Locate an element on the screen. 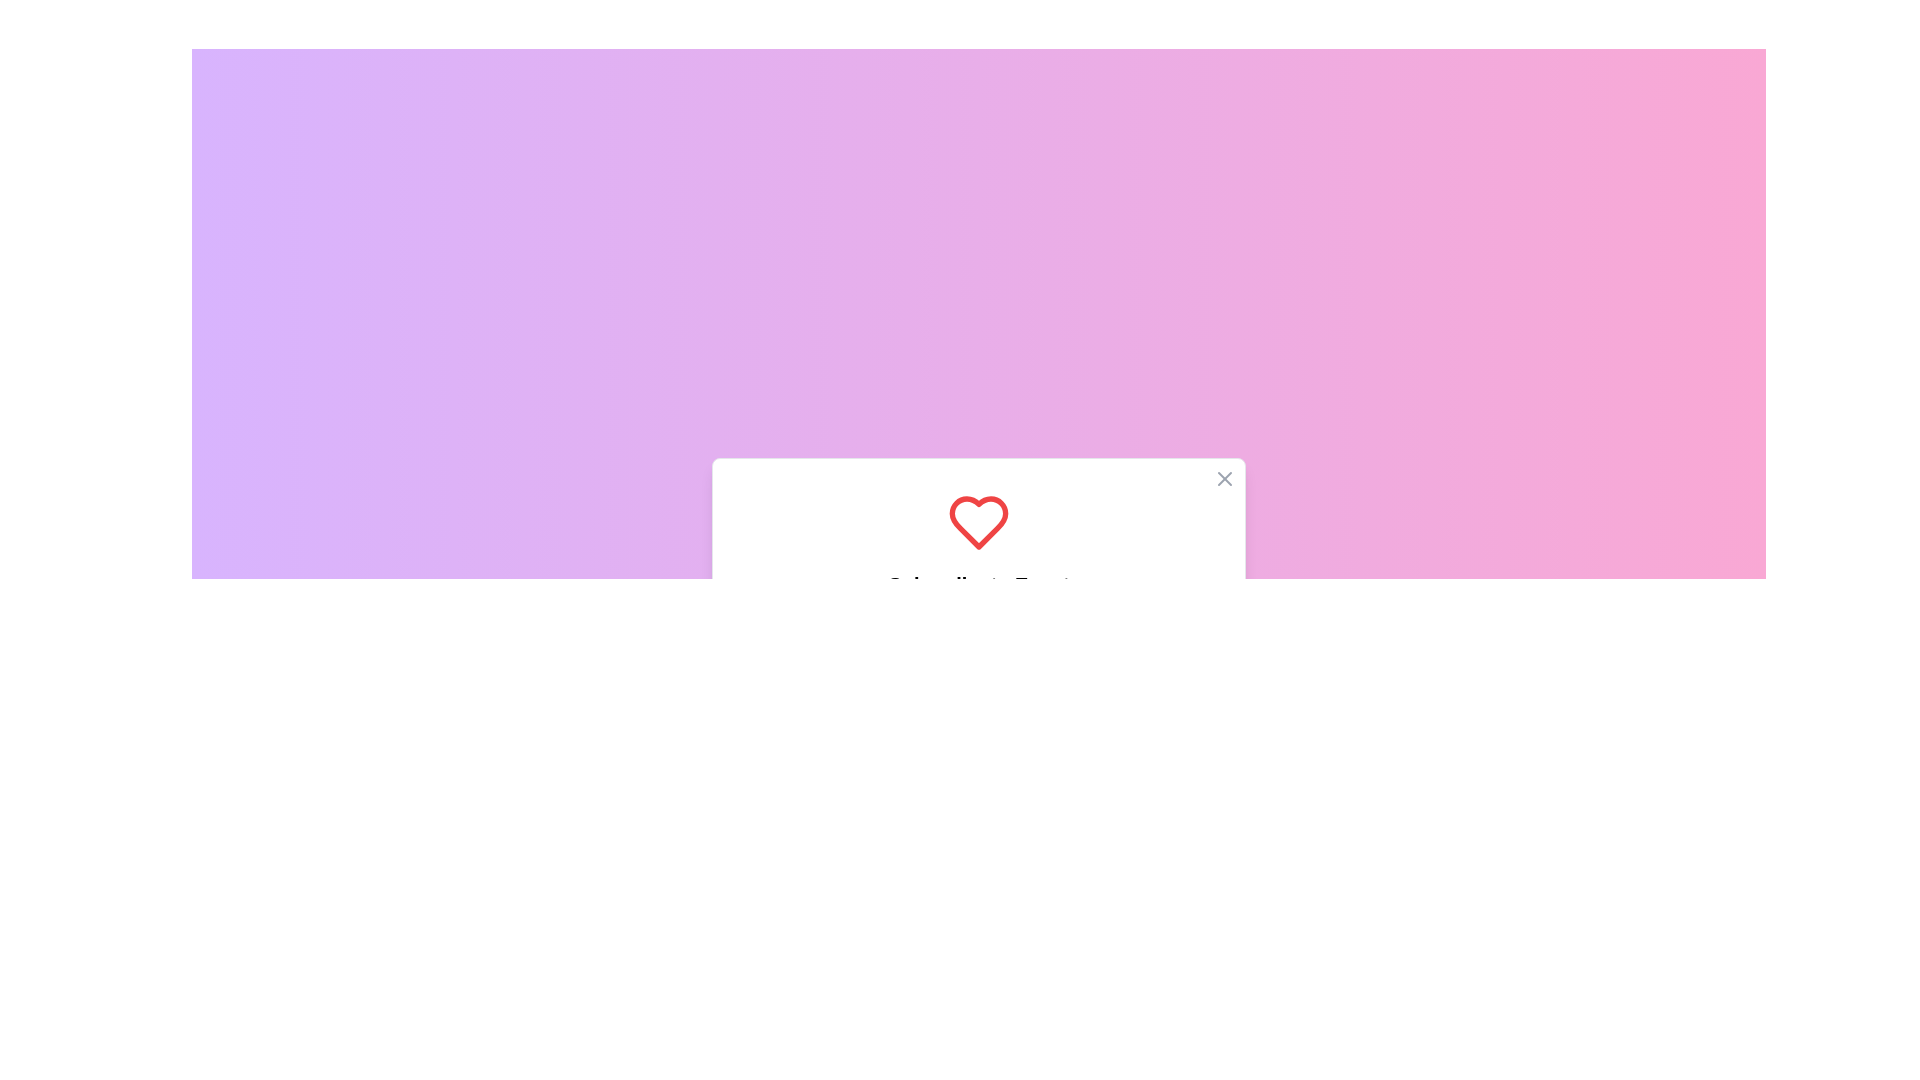 This screenshot has height=1080, width=1920. inside the subscription prompt modal dialog box, which is centrally positioned and visually distinct with a gradient background is located at coordinates (979, 588).